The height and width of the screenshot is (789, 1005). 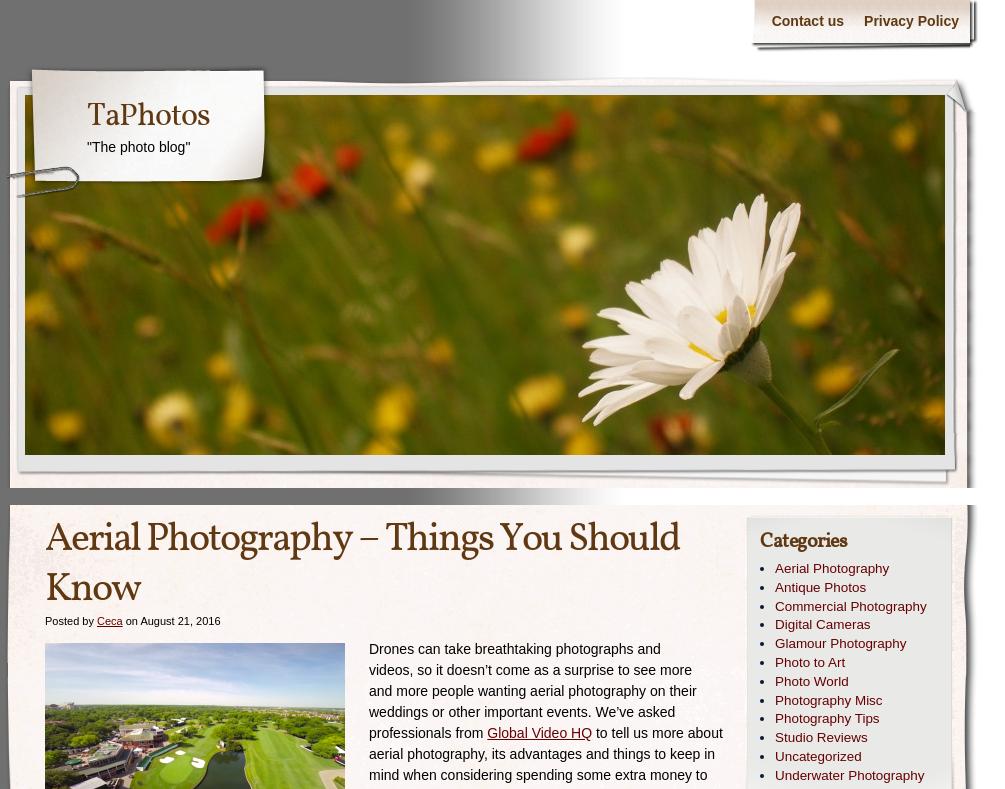 What do you see at coordinates (362, 565) in the screenshot?
I see `'Aerial Photography – Things You Should Know'` at bounding box center [362, 565].